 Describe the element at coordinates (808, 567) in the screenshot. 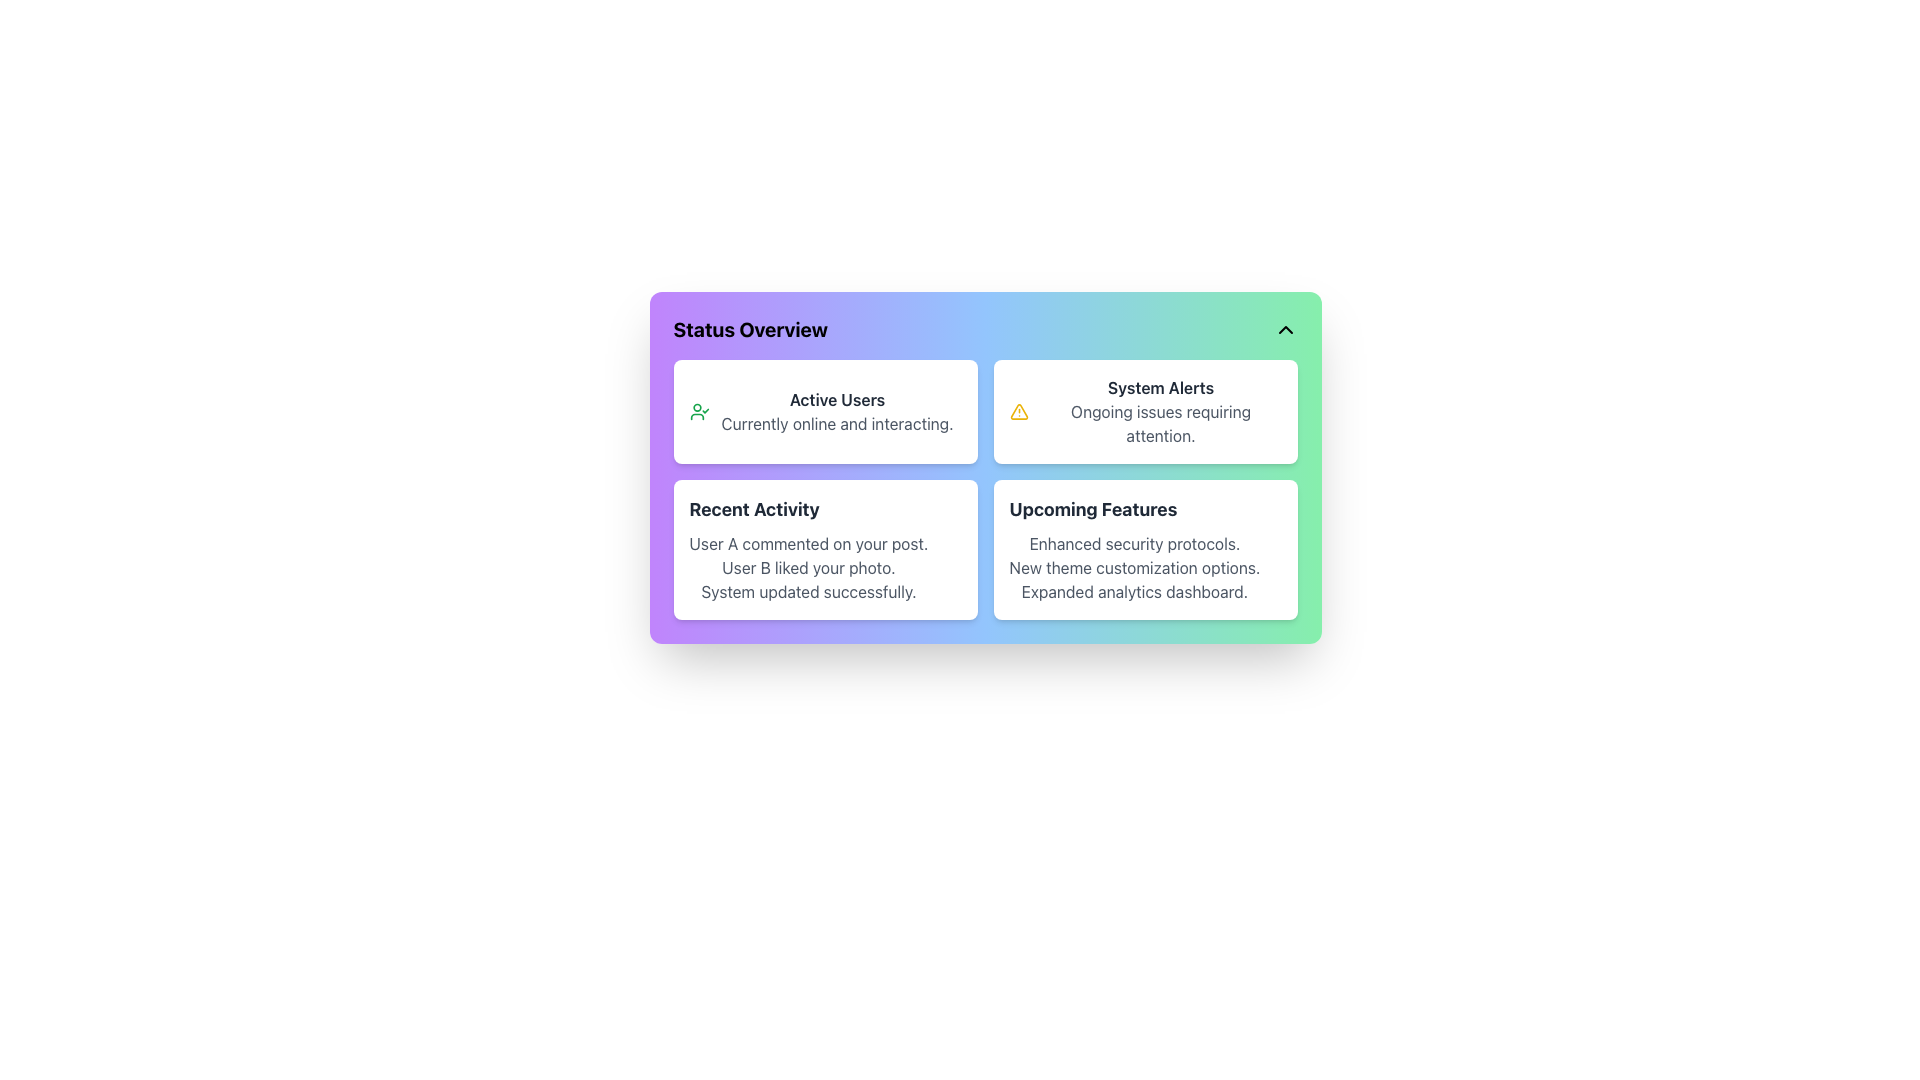

I see `the notification text label that indicates 'User B liked your photo', located in the 'Recent Activity' section as the second entry` at that location.